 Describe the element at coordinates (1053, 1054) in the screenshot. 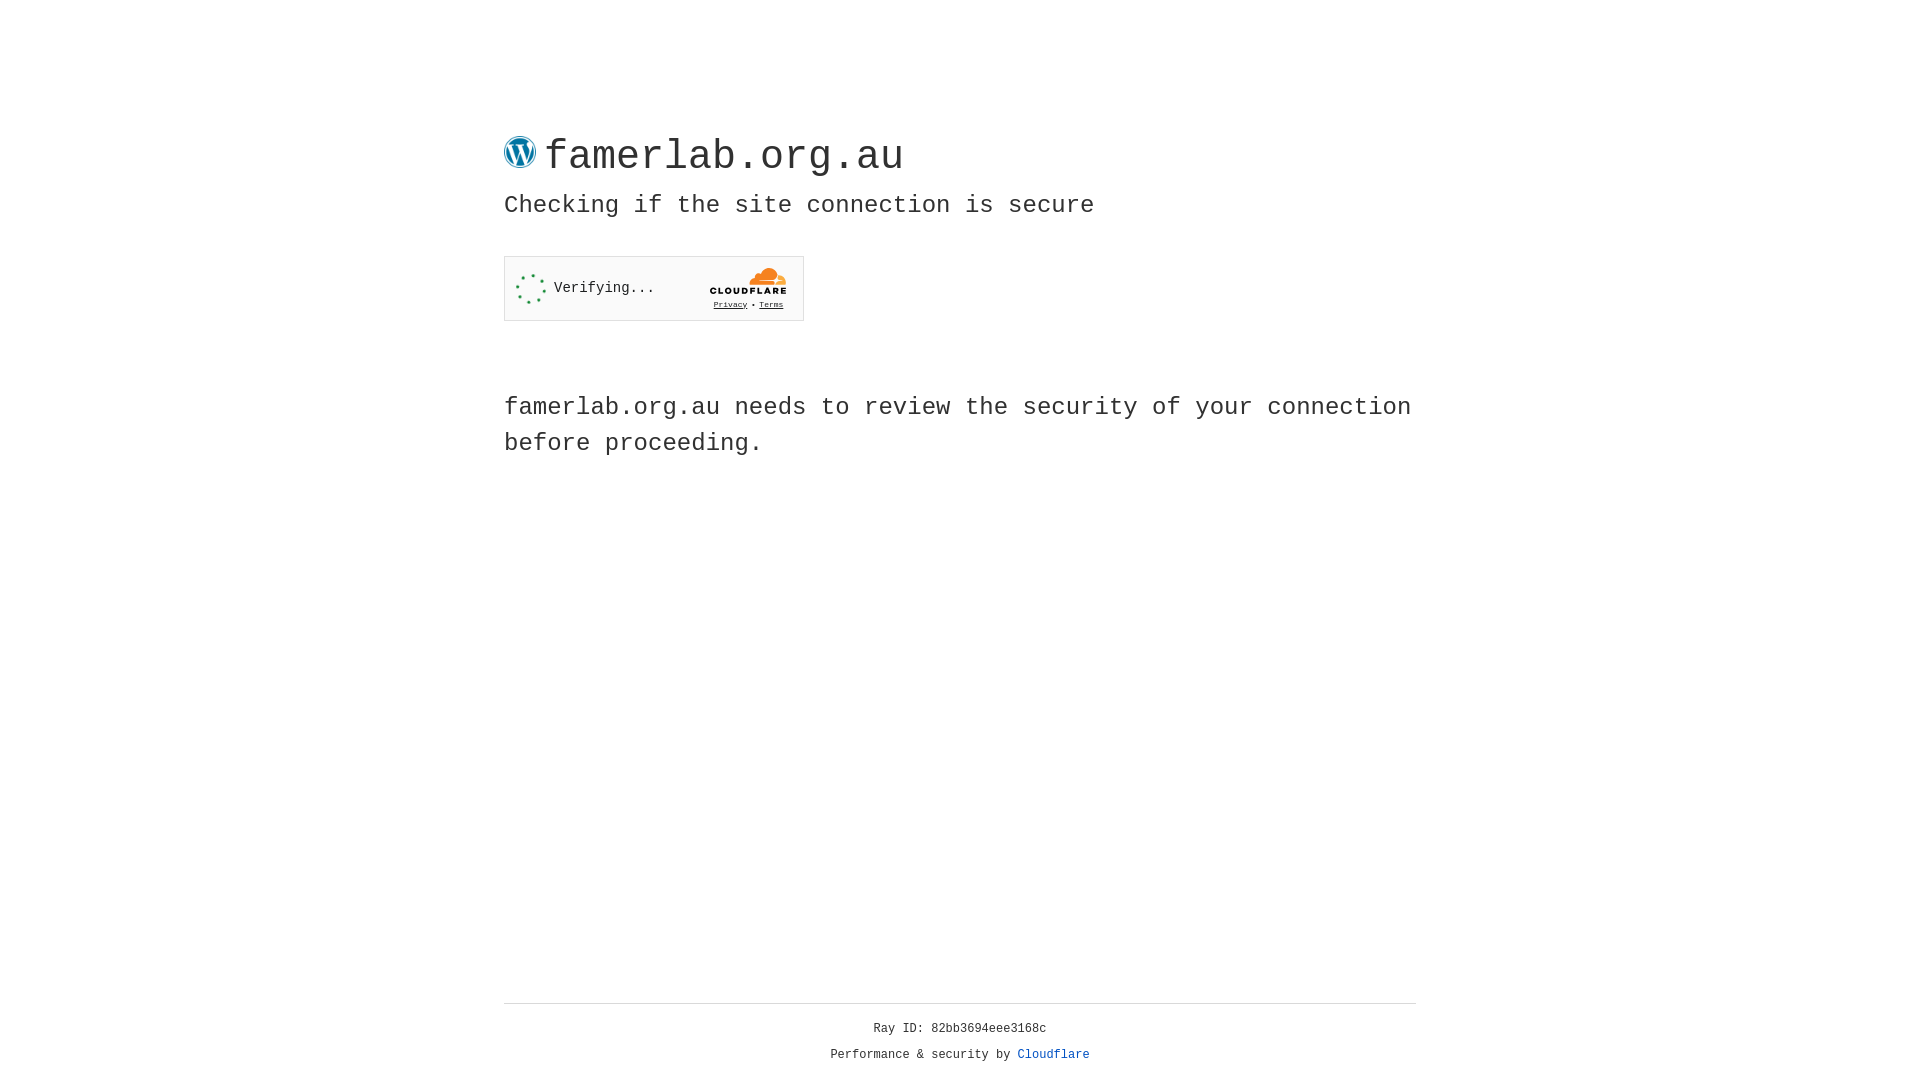

I see `'Cloudflare'` at that location.